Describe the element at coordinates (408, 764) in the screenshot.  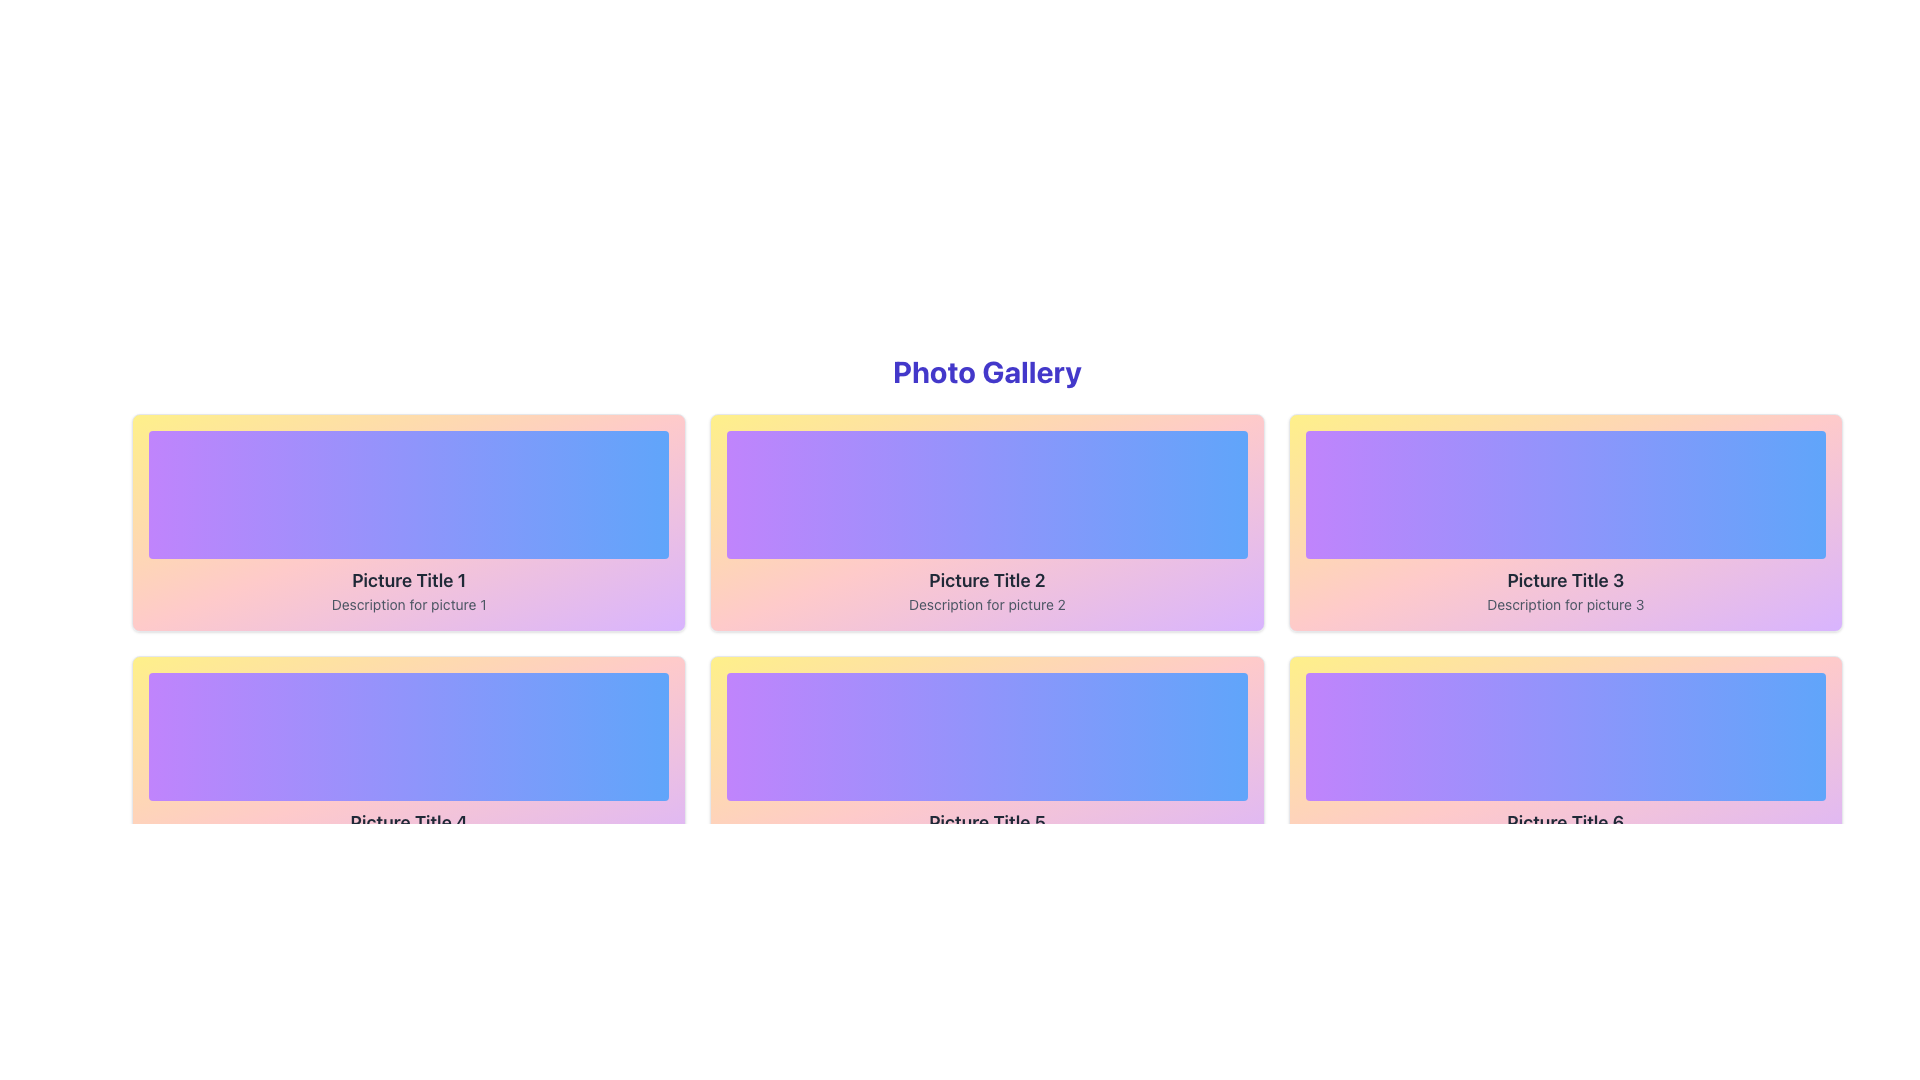
I see `the Card component located in the second row, first column of the grid layout, which displays a picture's title and description` at that location.